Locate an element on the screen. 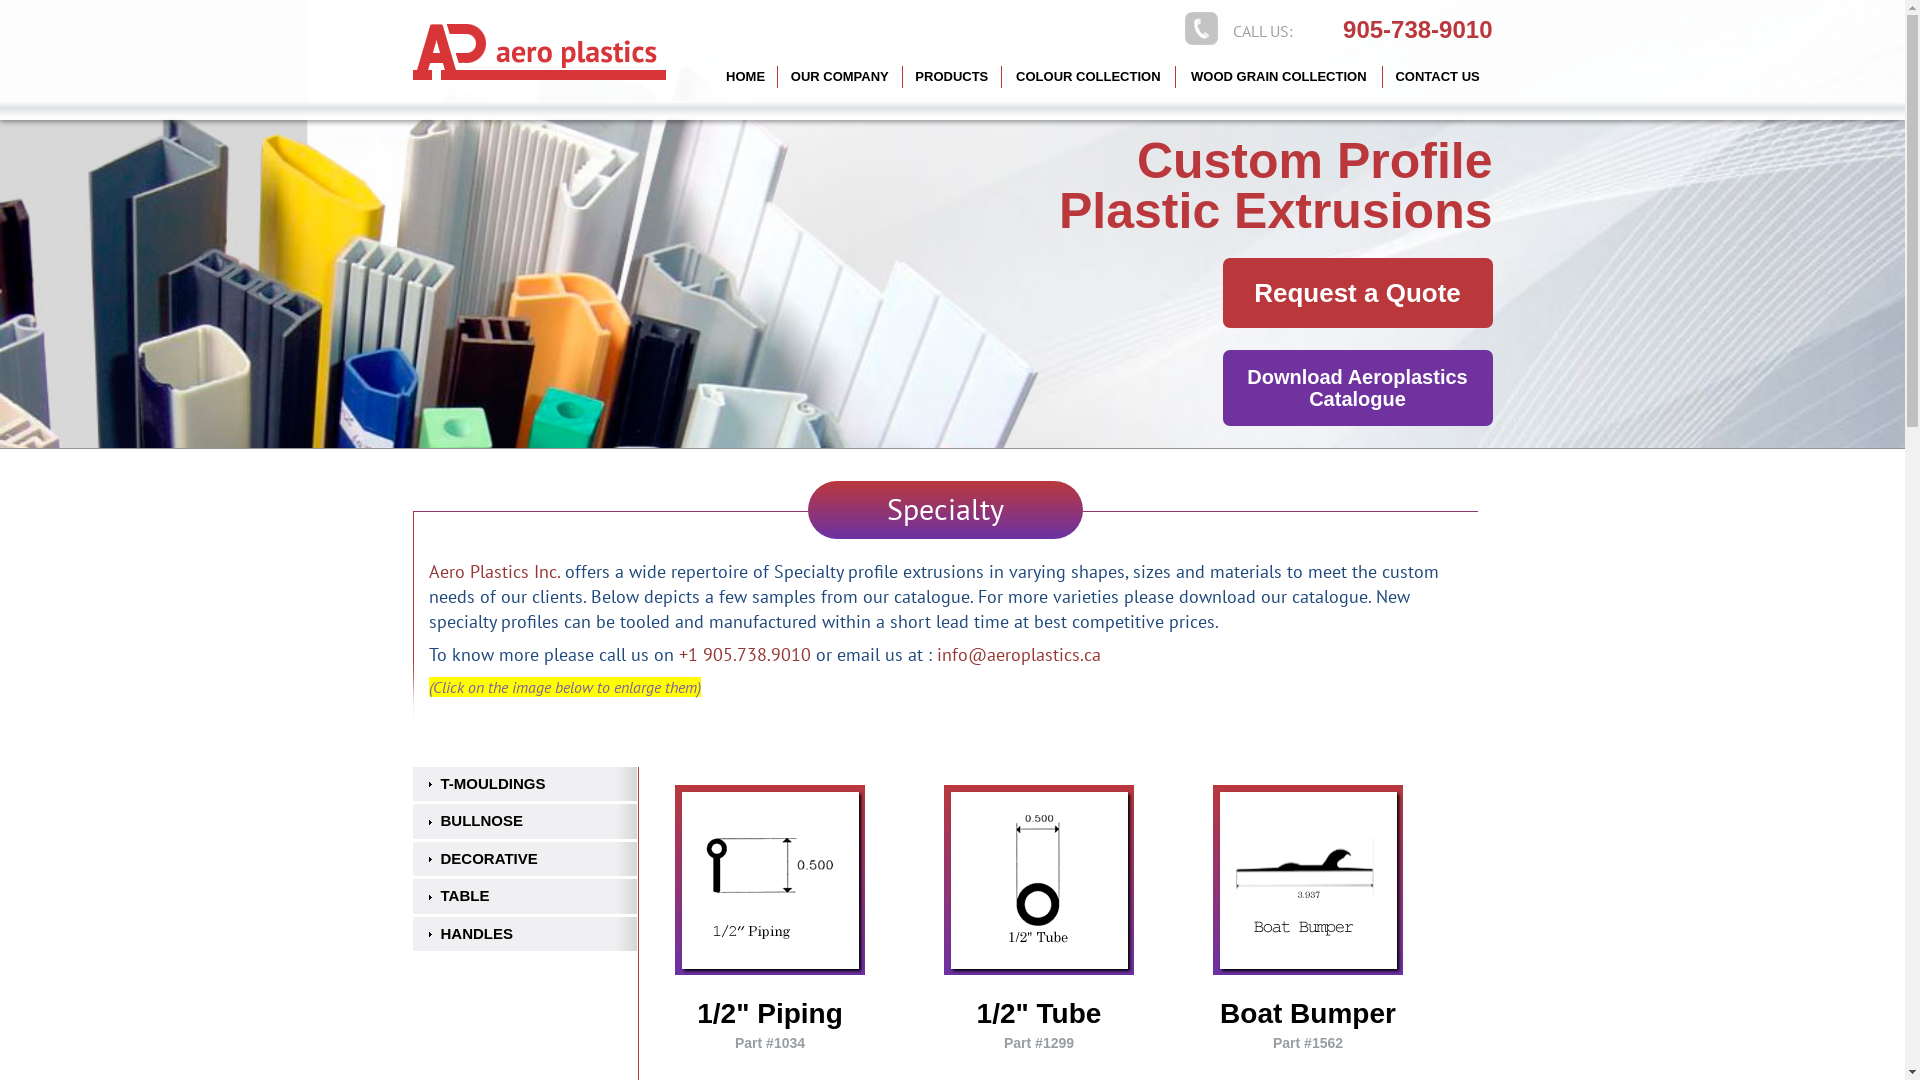  'DECORATIVE' is located at coordinates (524, 858).